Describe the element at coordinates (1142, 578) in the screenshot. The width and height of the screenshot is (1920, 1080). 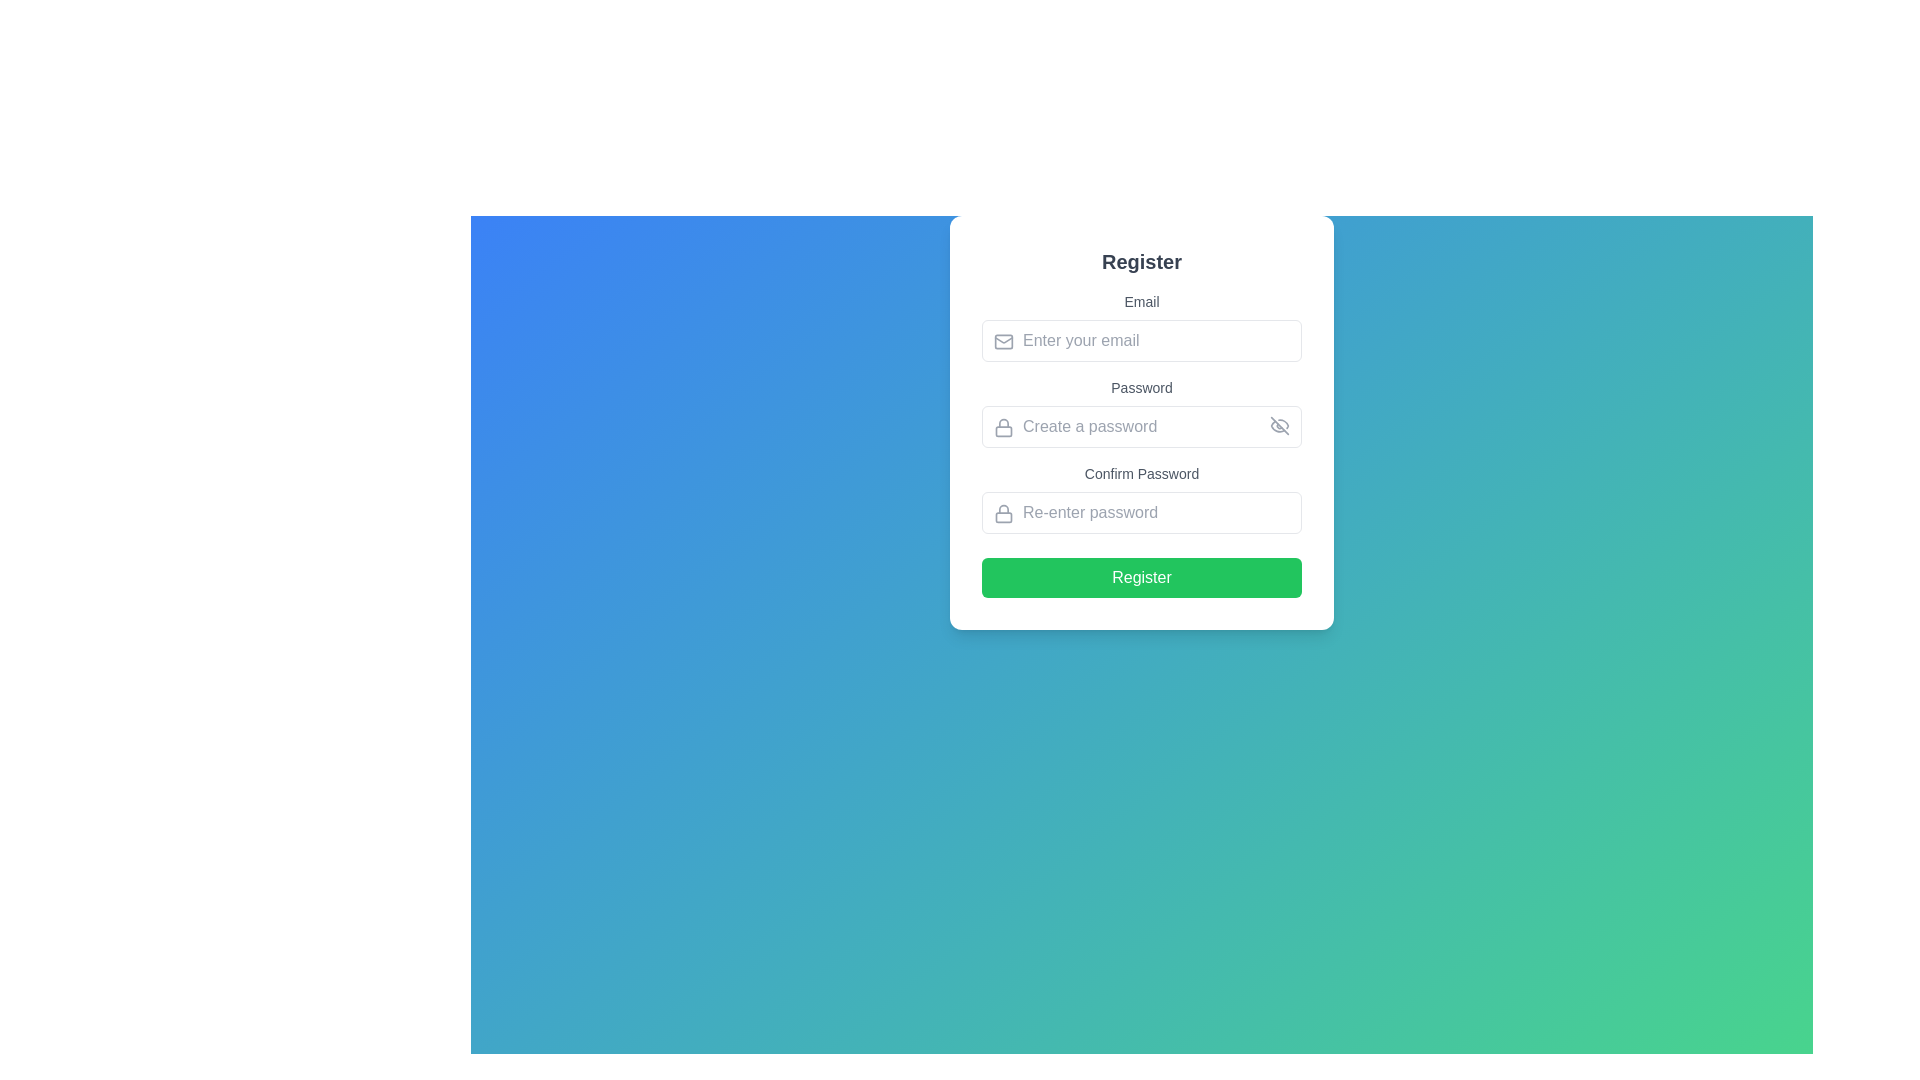
I see `the green rectangular button labeled 'Register' located at the bottom of a form to change its color` at that location.